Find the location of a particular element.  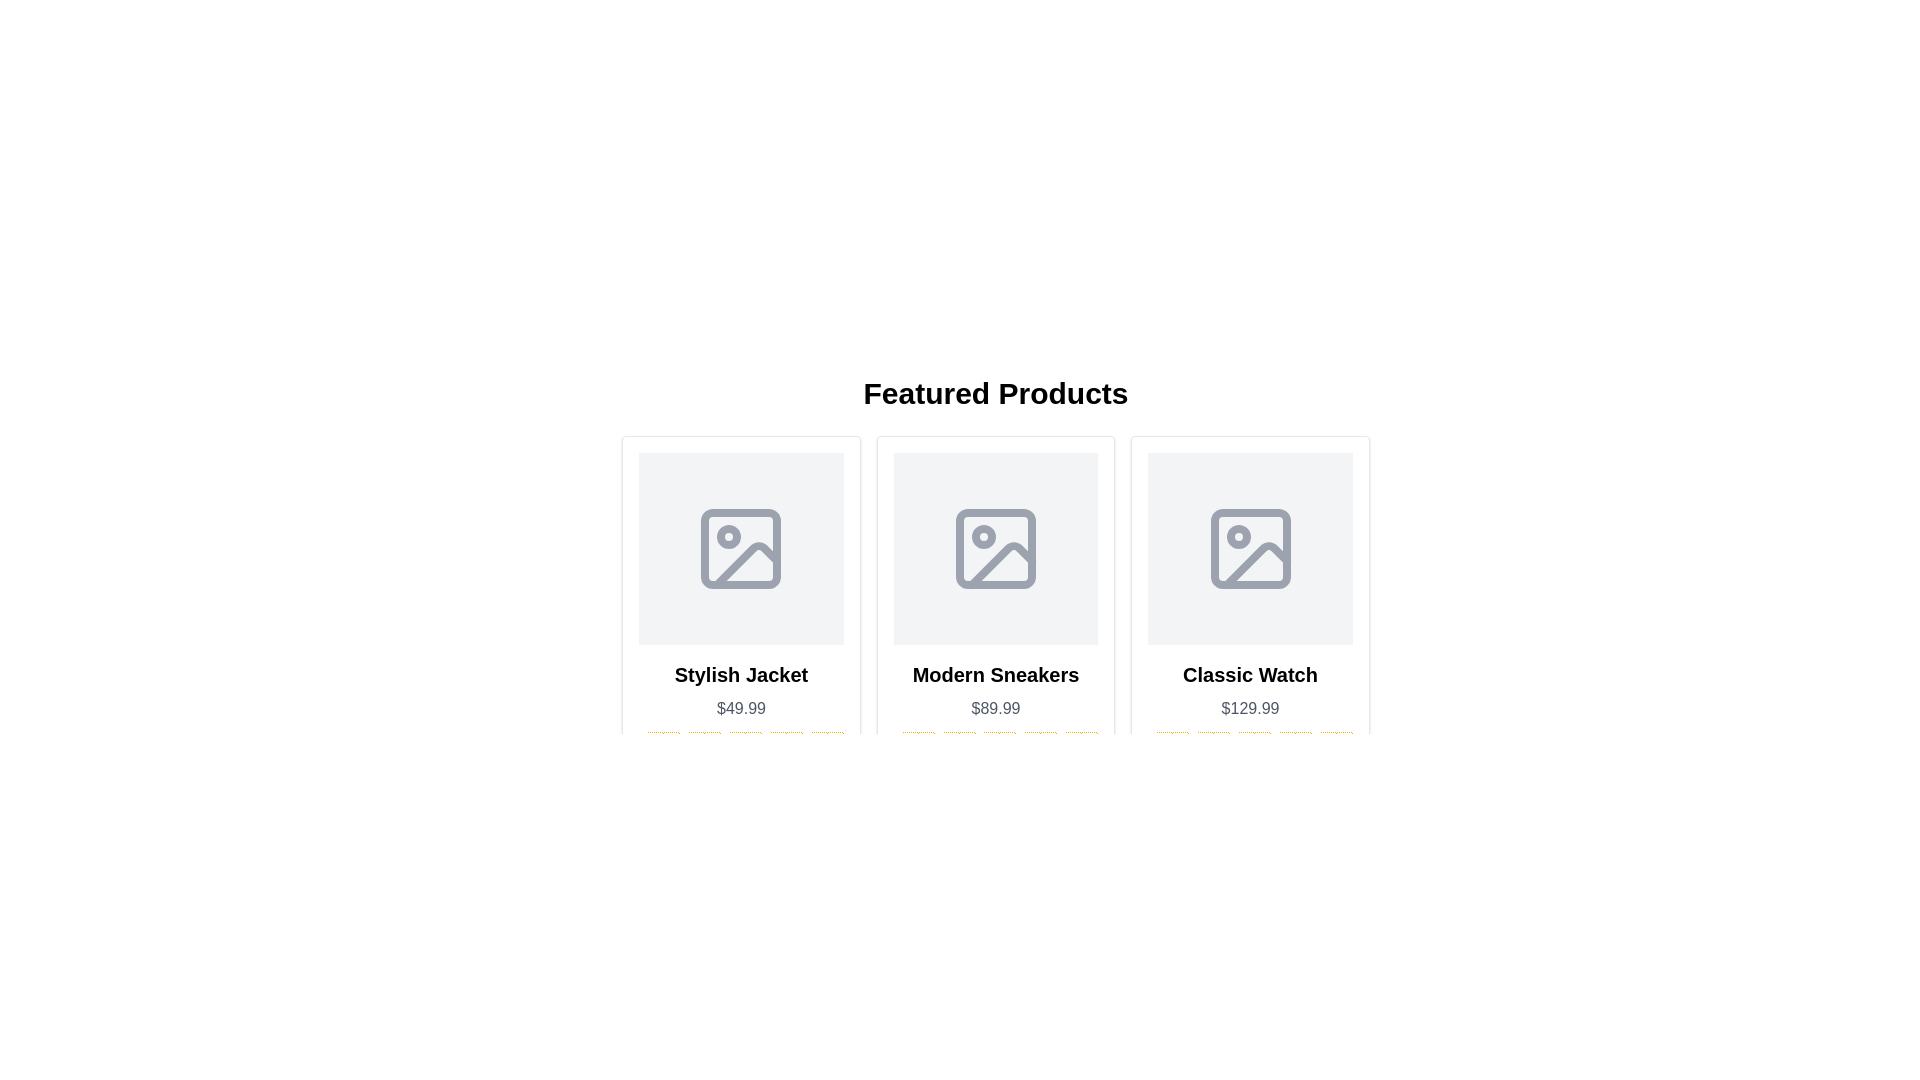

the Icon placeholder for an image element located within the first product card under the 'Featured Products' banner, representing the 'Stylish Jacket' product is located at coordinates (740, 548).